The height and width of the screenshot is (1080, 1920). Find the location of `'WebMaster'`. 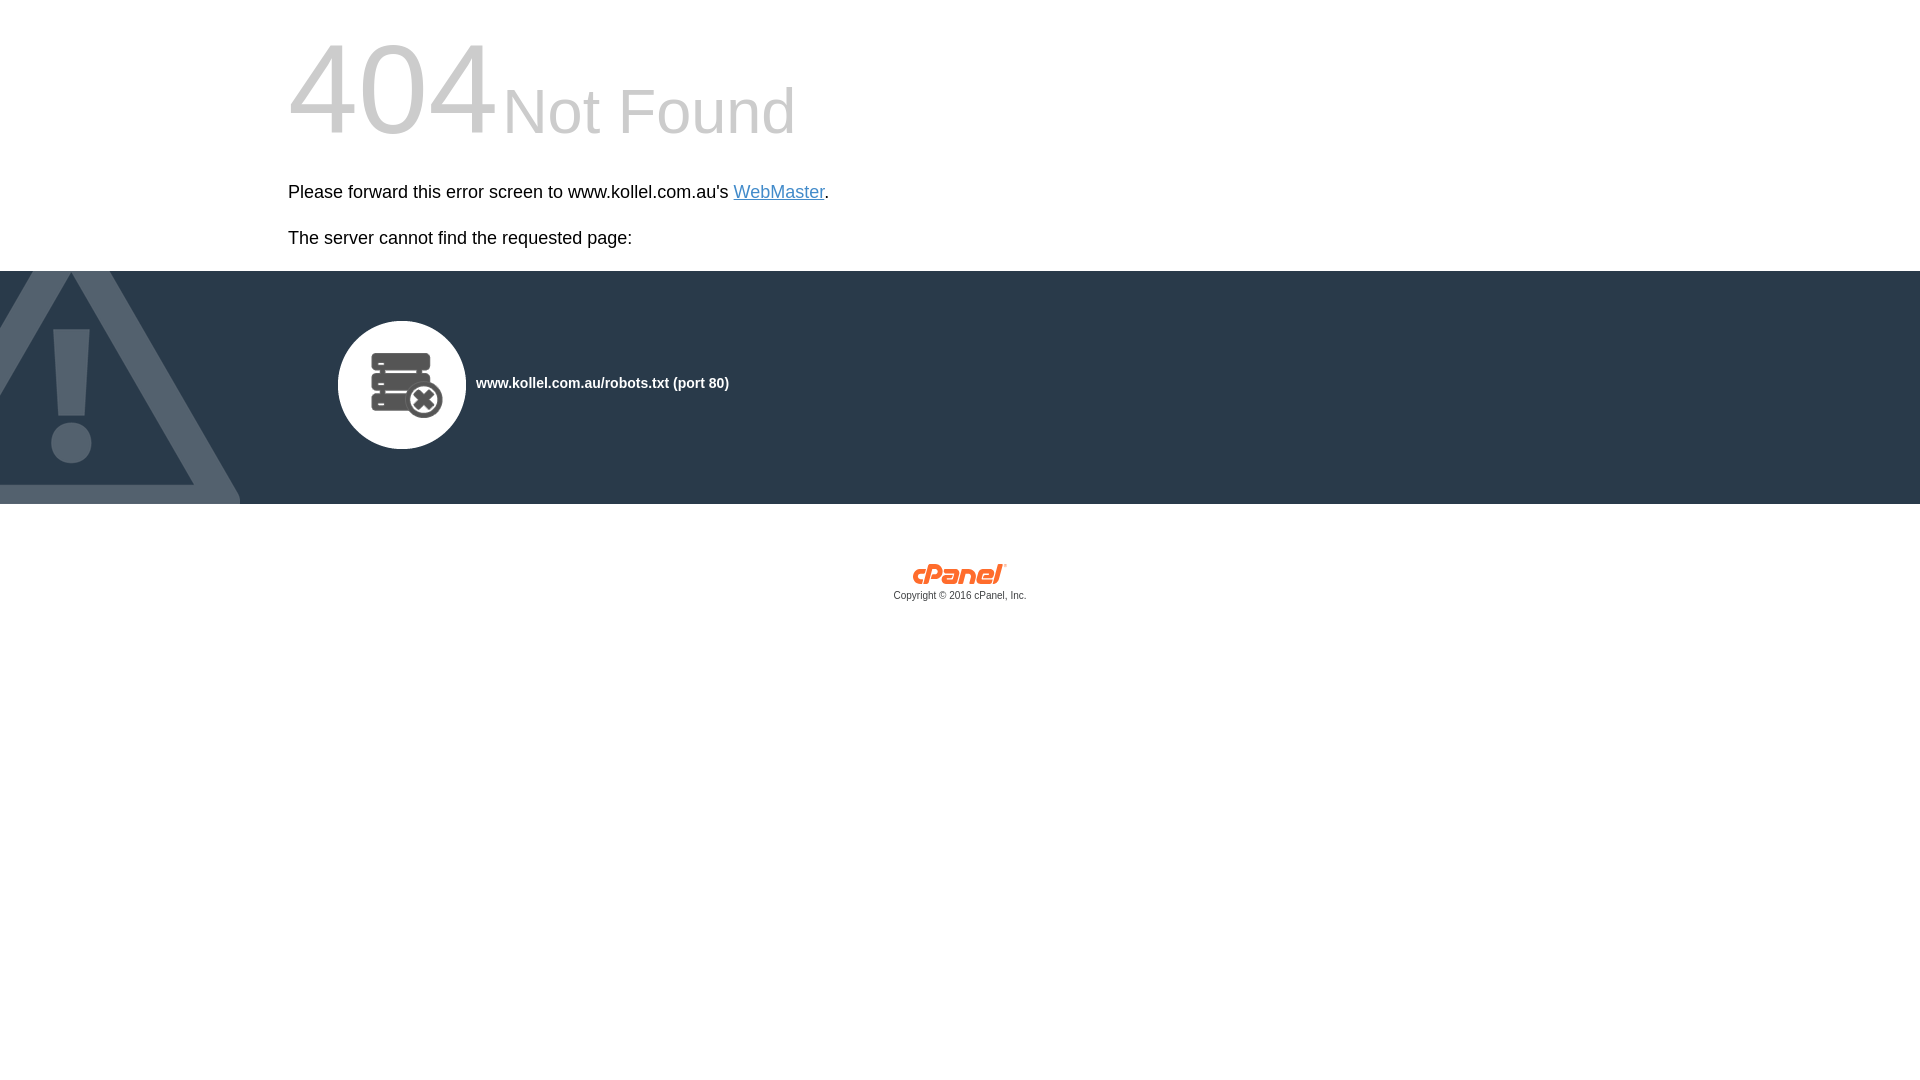

'WebMaster' is located at coordinates (733, 192).